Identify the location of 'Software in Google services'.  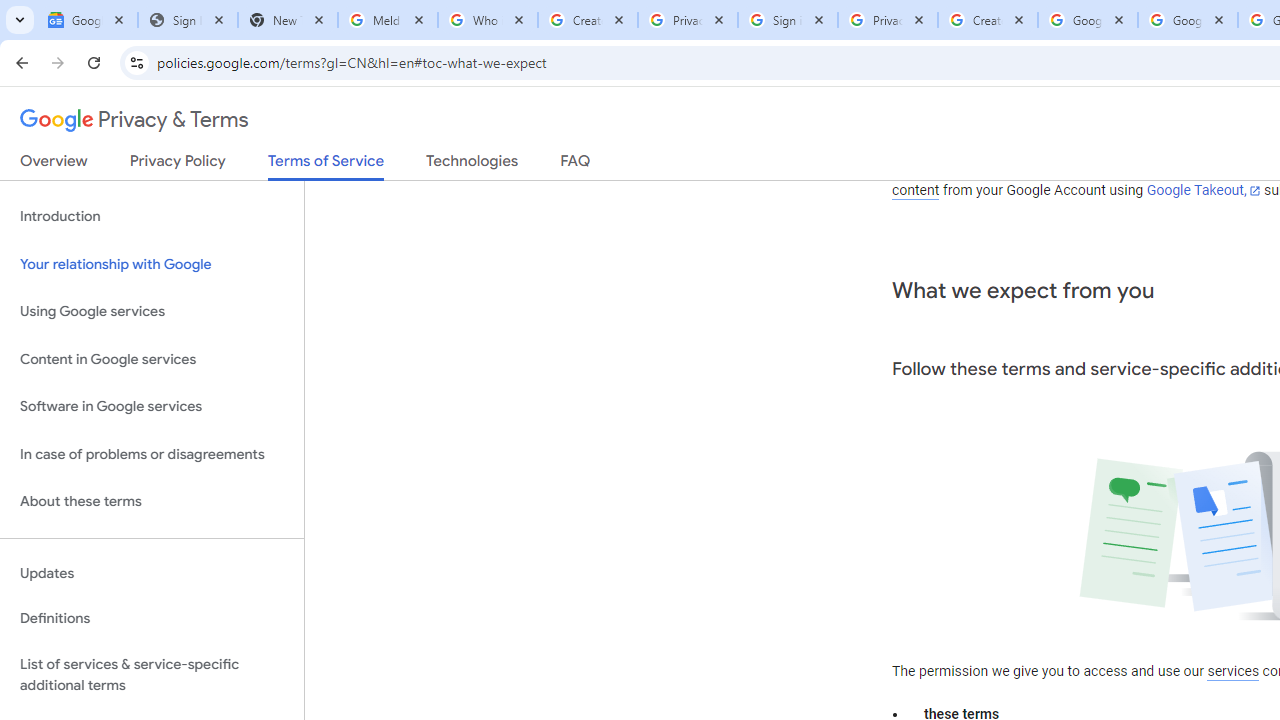
(151, 406).